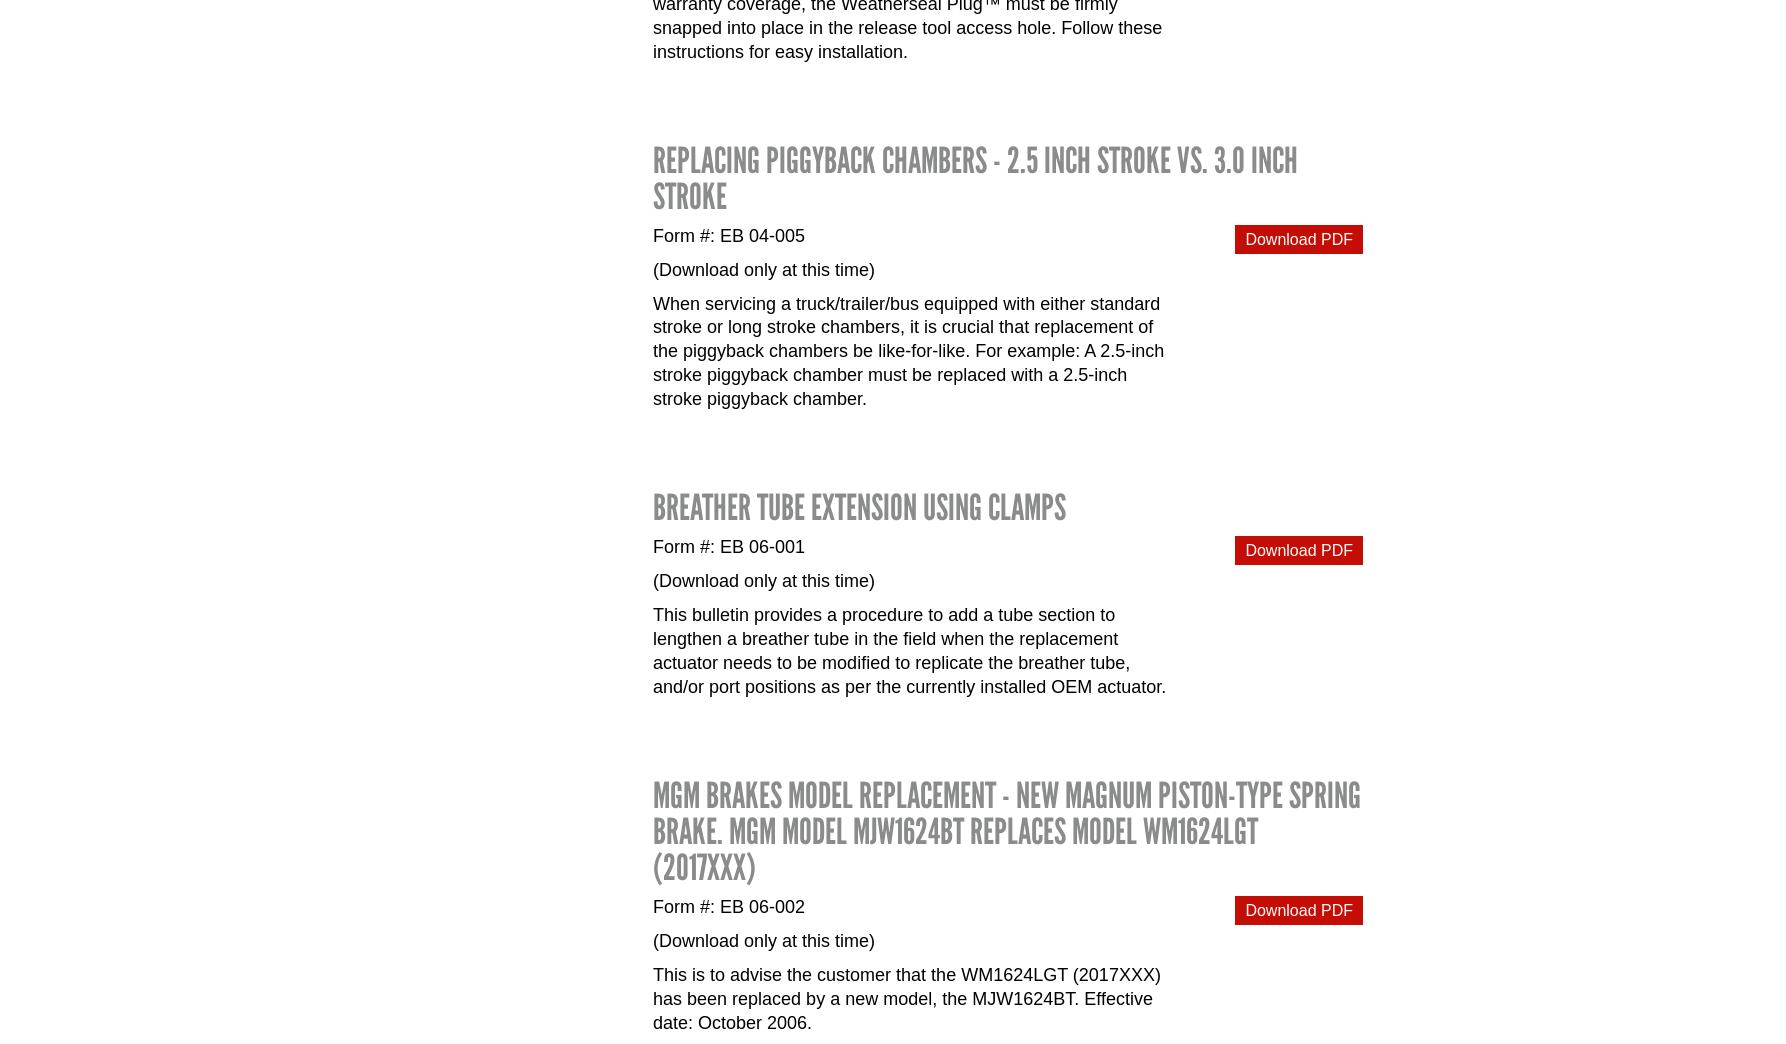 The image size is (1786, 1044). I want to click on 'Replacing Piggyback Chambers - 2.5 inch stroke vs. 3.0 inch stroke', so click(975, 176).